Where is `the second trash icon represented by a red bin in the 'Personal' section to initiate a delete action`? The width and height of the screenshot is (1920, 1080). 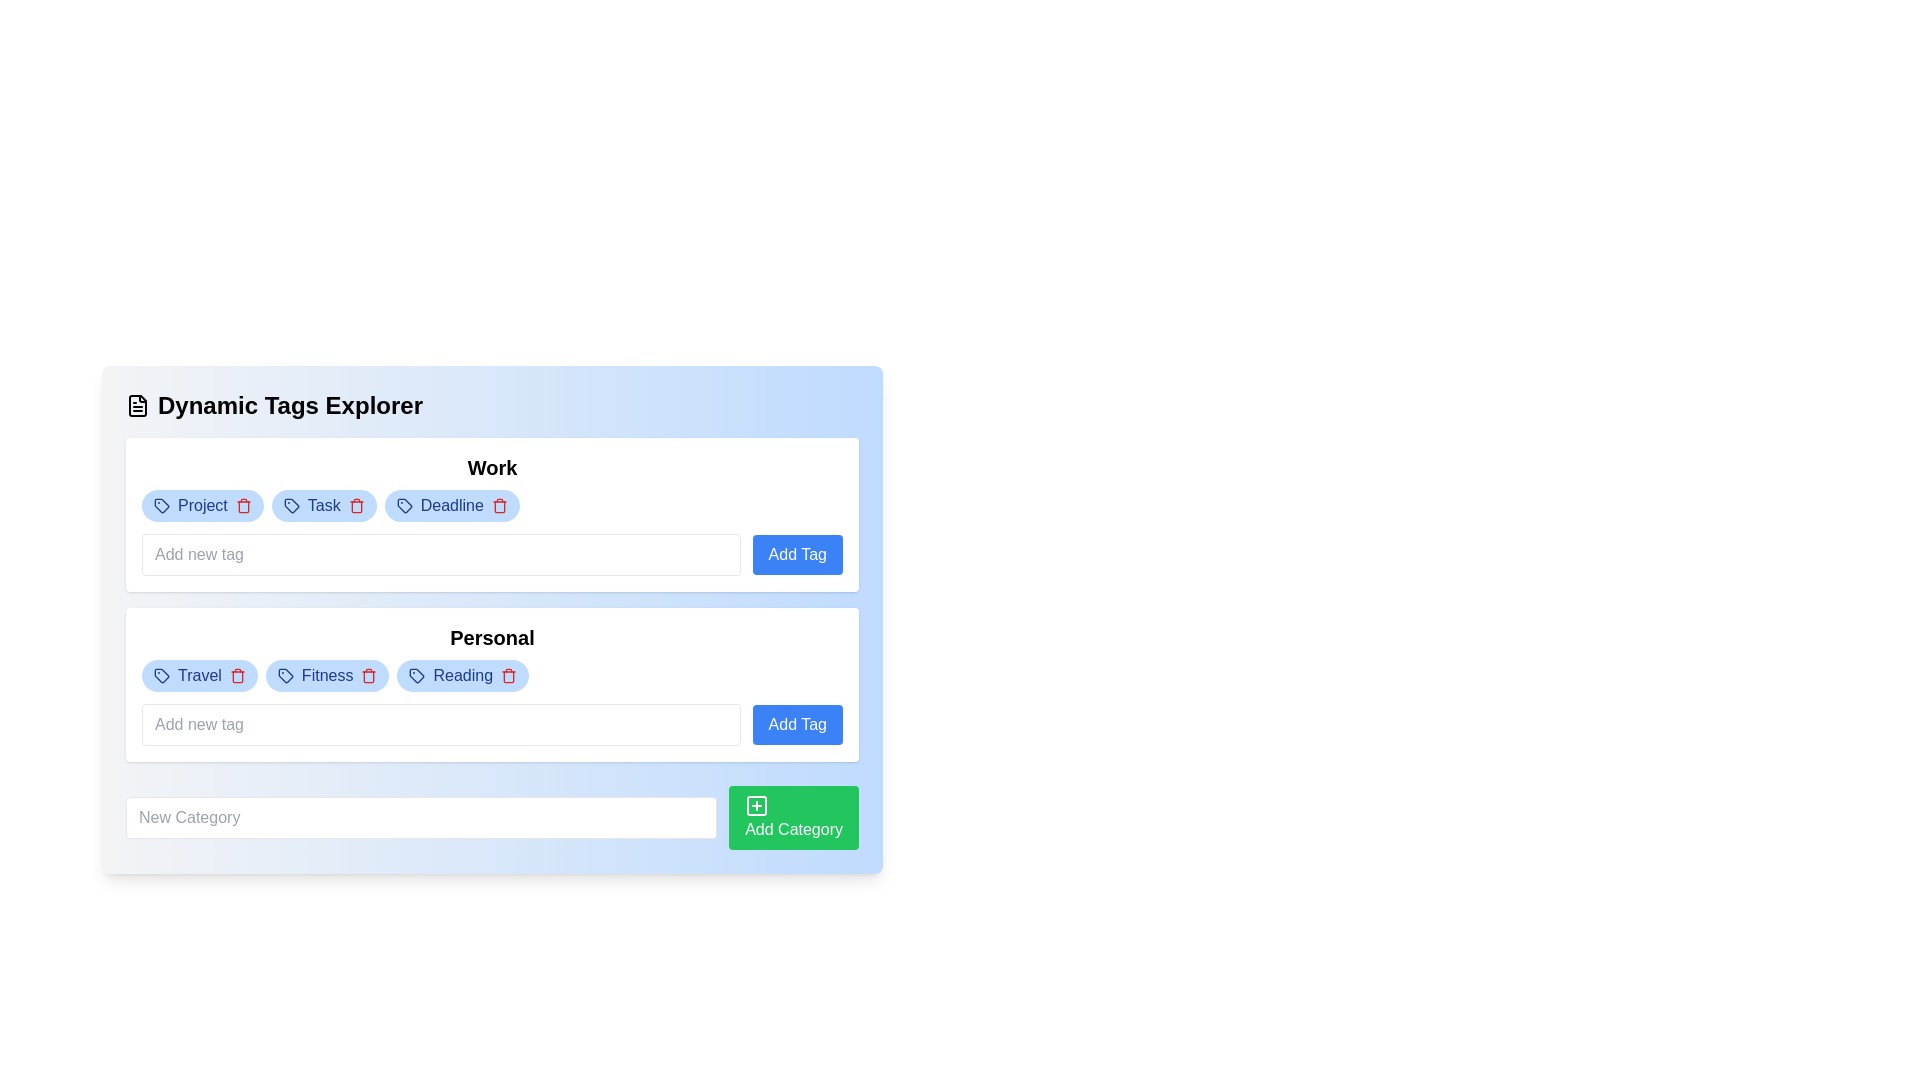
the second trash icon represented by a red bin in the 'Personal' section to initiate a delete action is located at coordinates (369, 675).